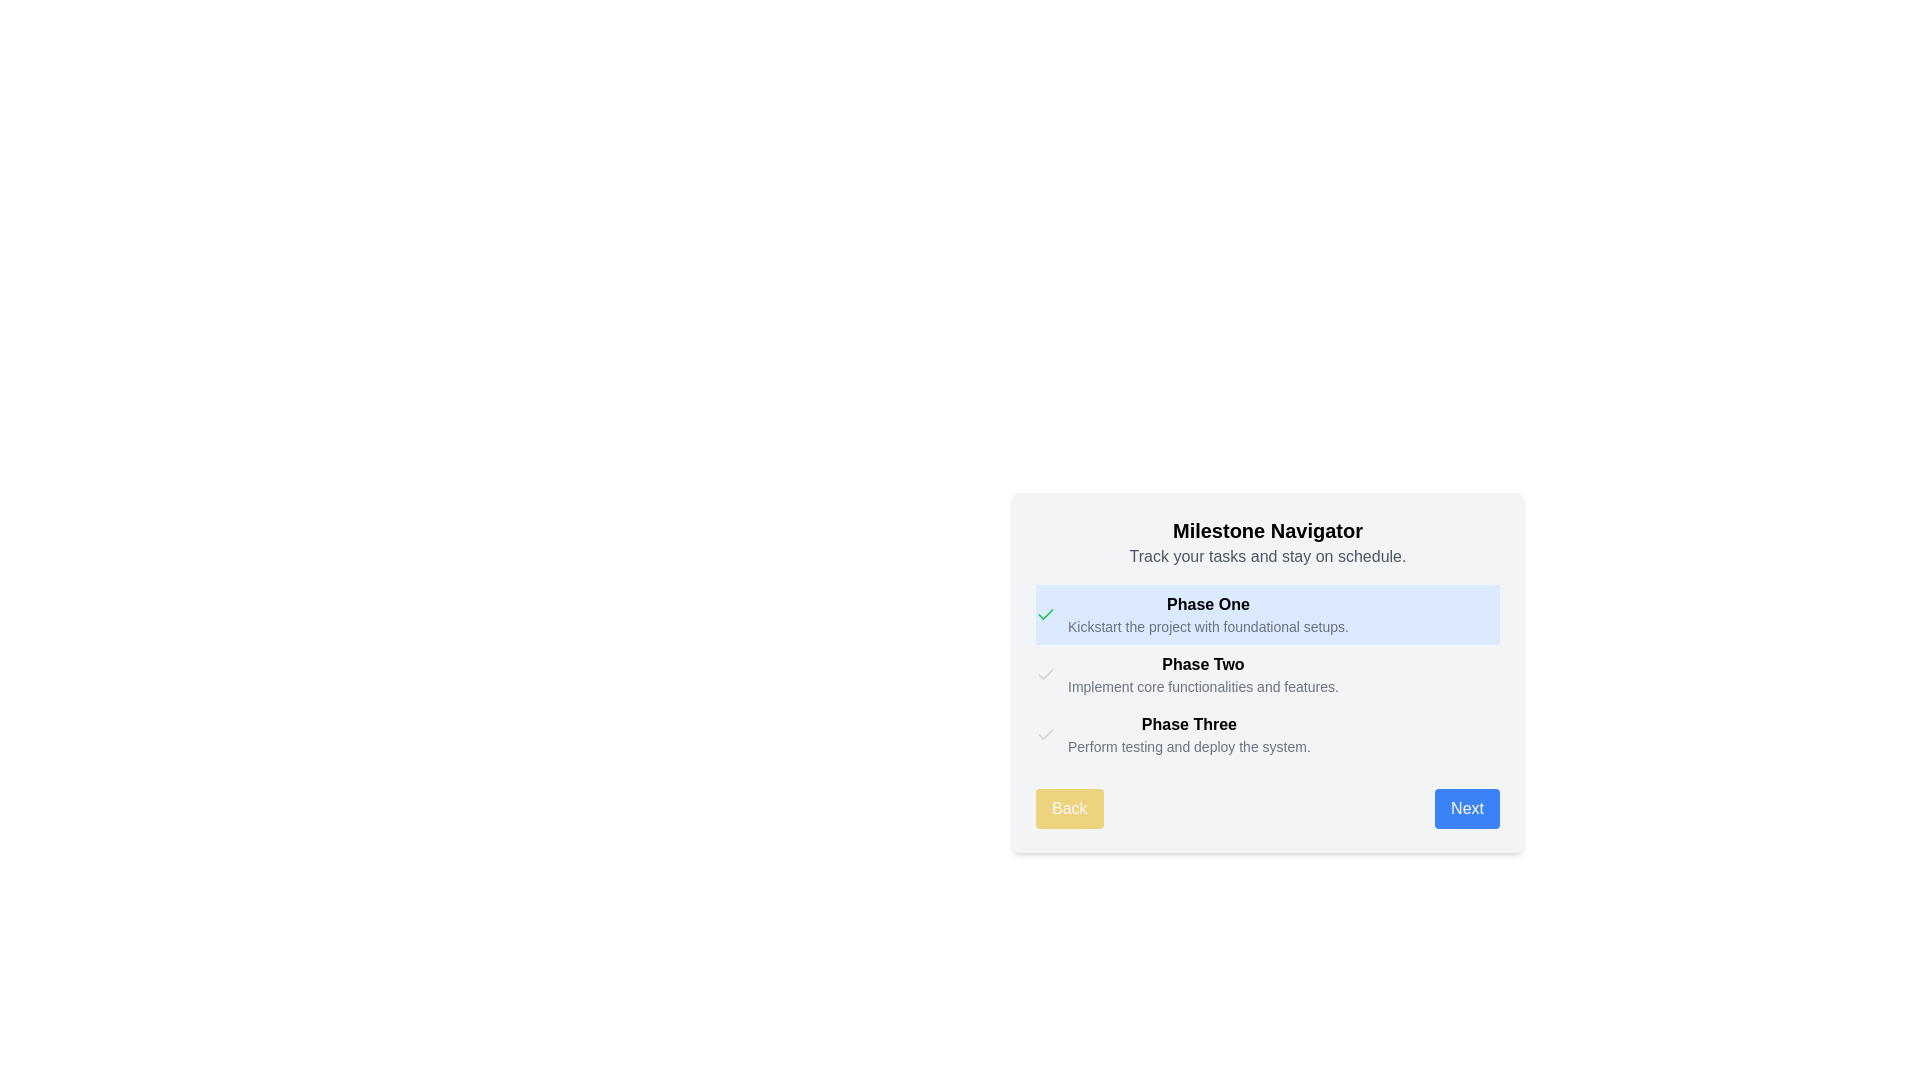  What do you see at coordinates (1467, 808) in the screenshot?
I see `the blue 'Next' button with white text located in the bottom-right corner of the content card` at bounding box center [1467, 808].